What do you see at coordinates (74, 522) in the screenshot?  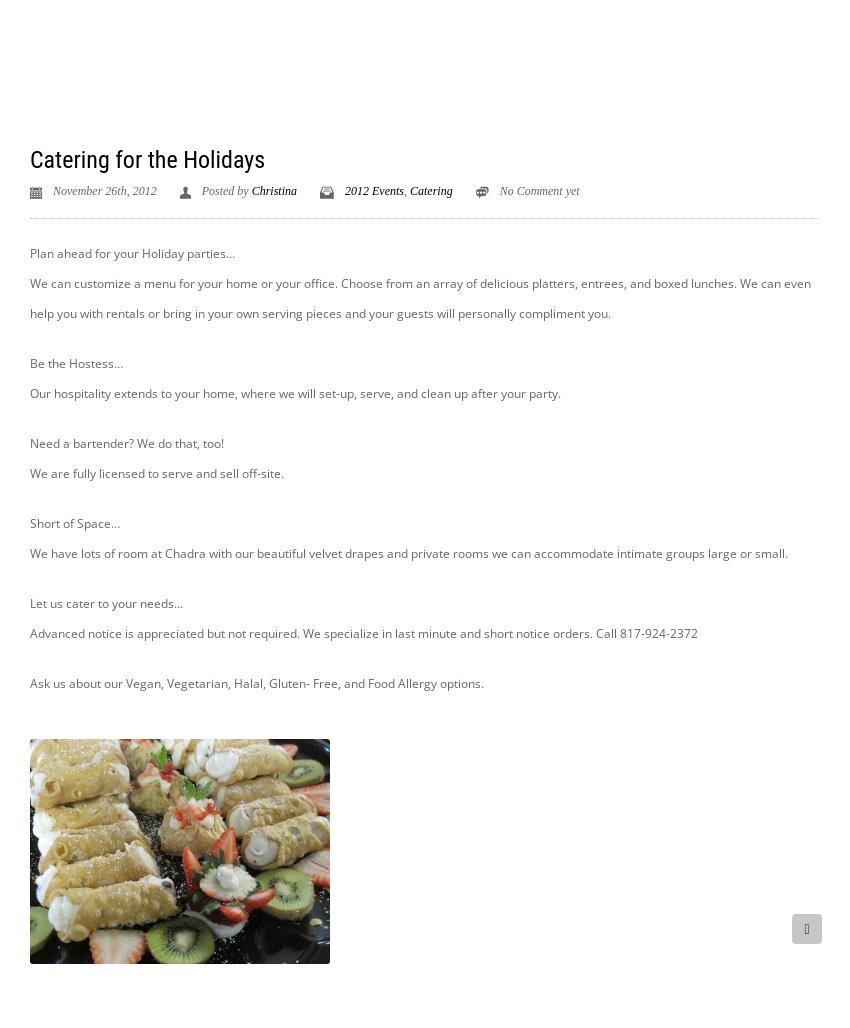 I see `'Short of Space…'` at bounding box center [74, 522].